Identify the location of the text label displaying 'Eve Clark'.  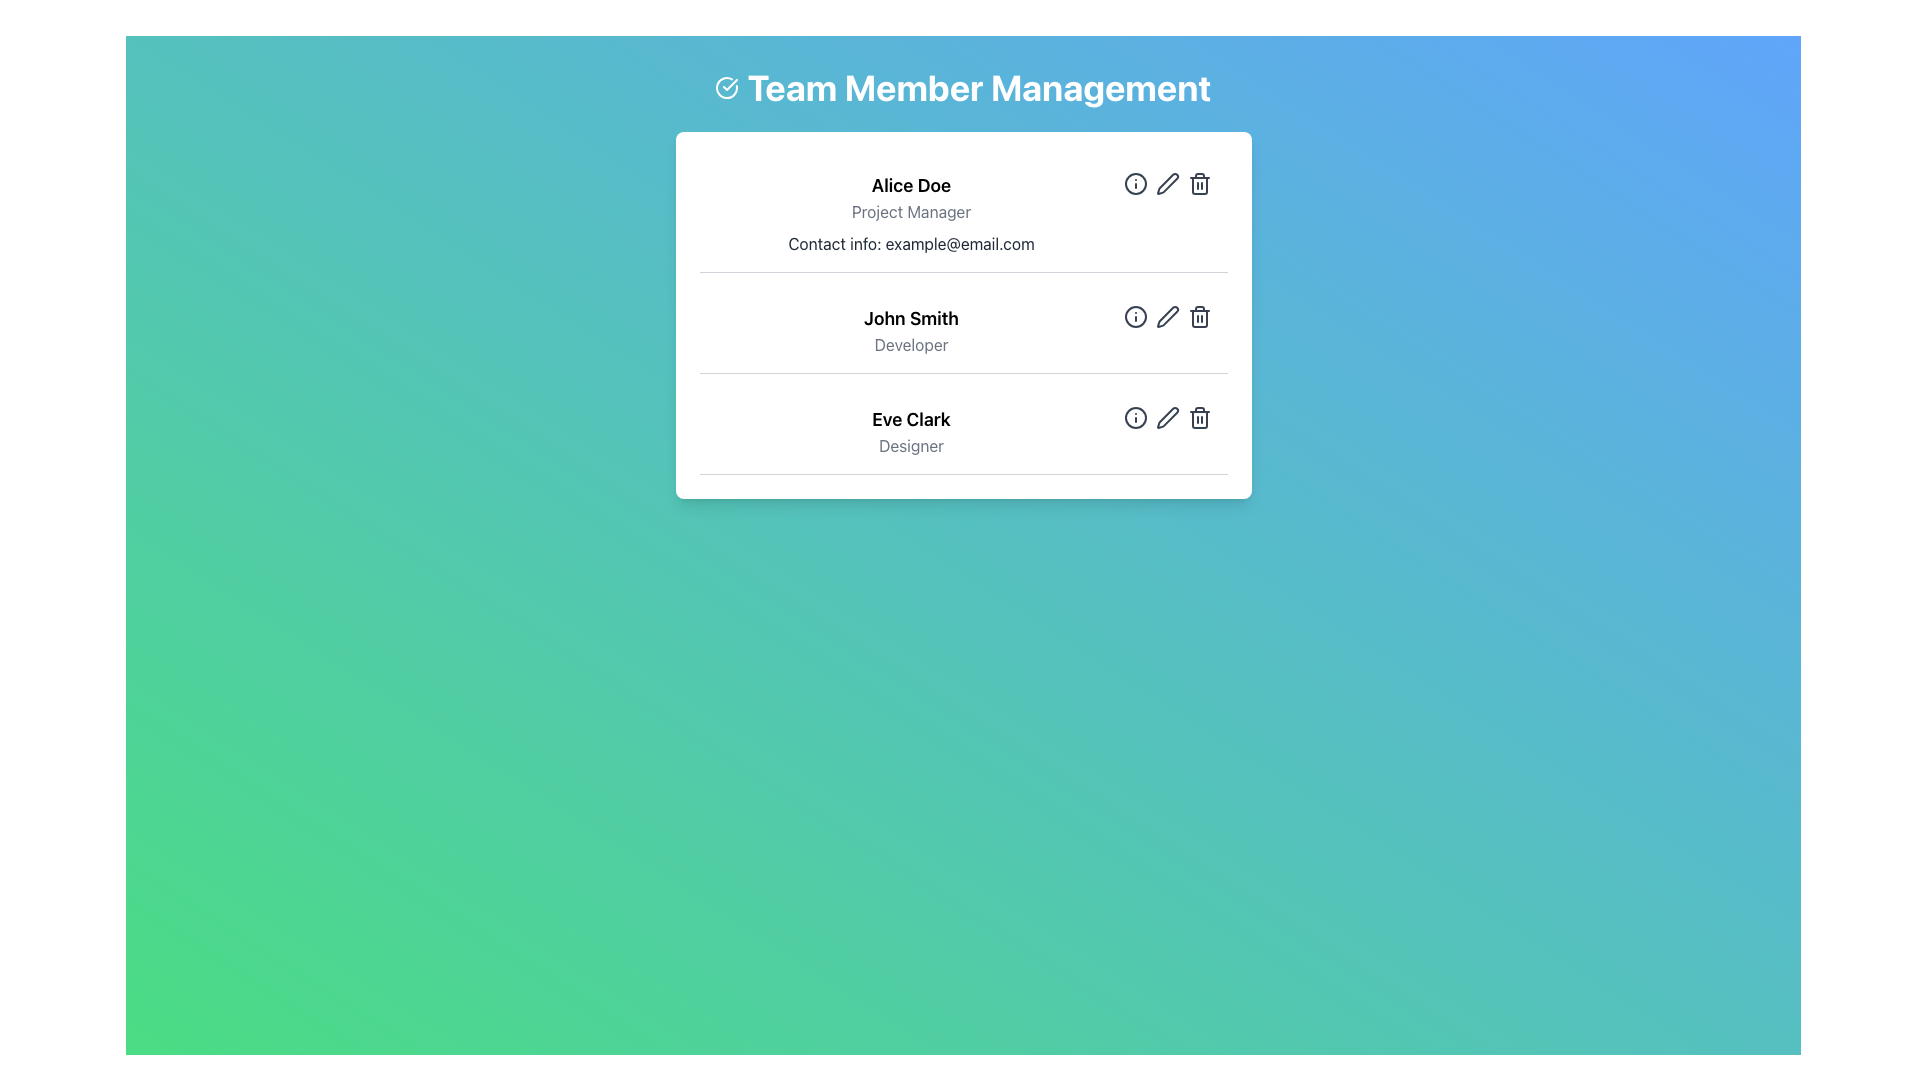
(910, 419).